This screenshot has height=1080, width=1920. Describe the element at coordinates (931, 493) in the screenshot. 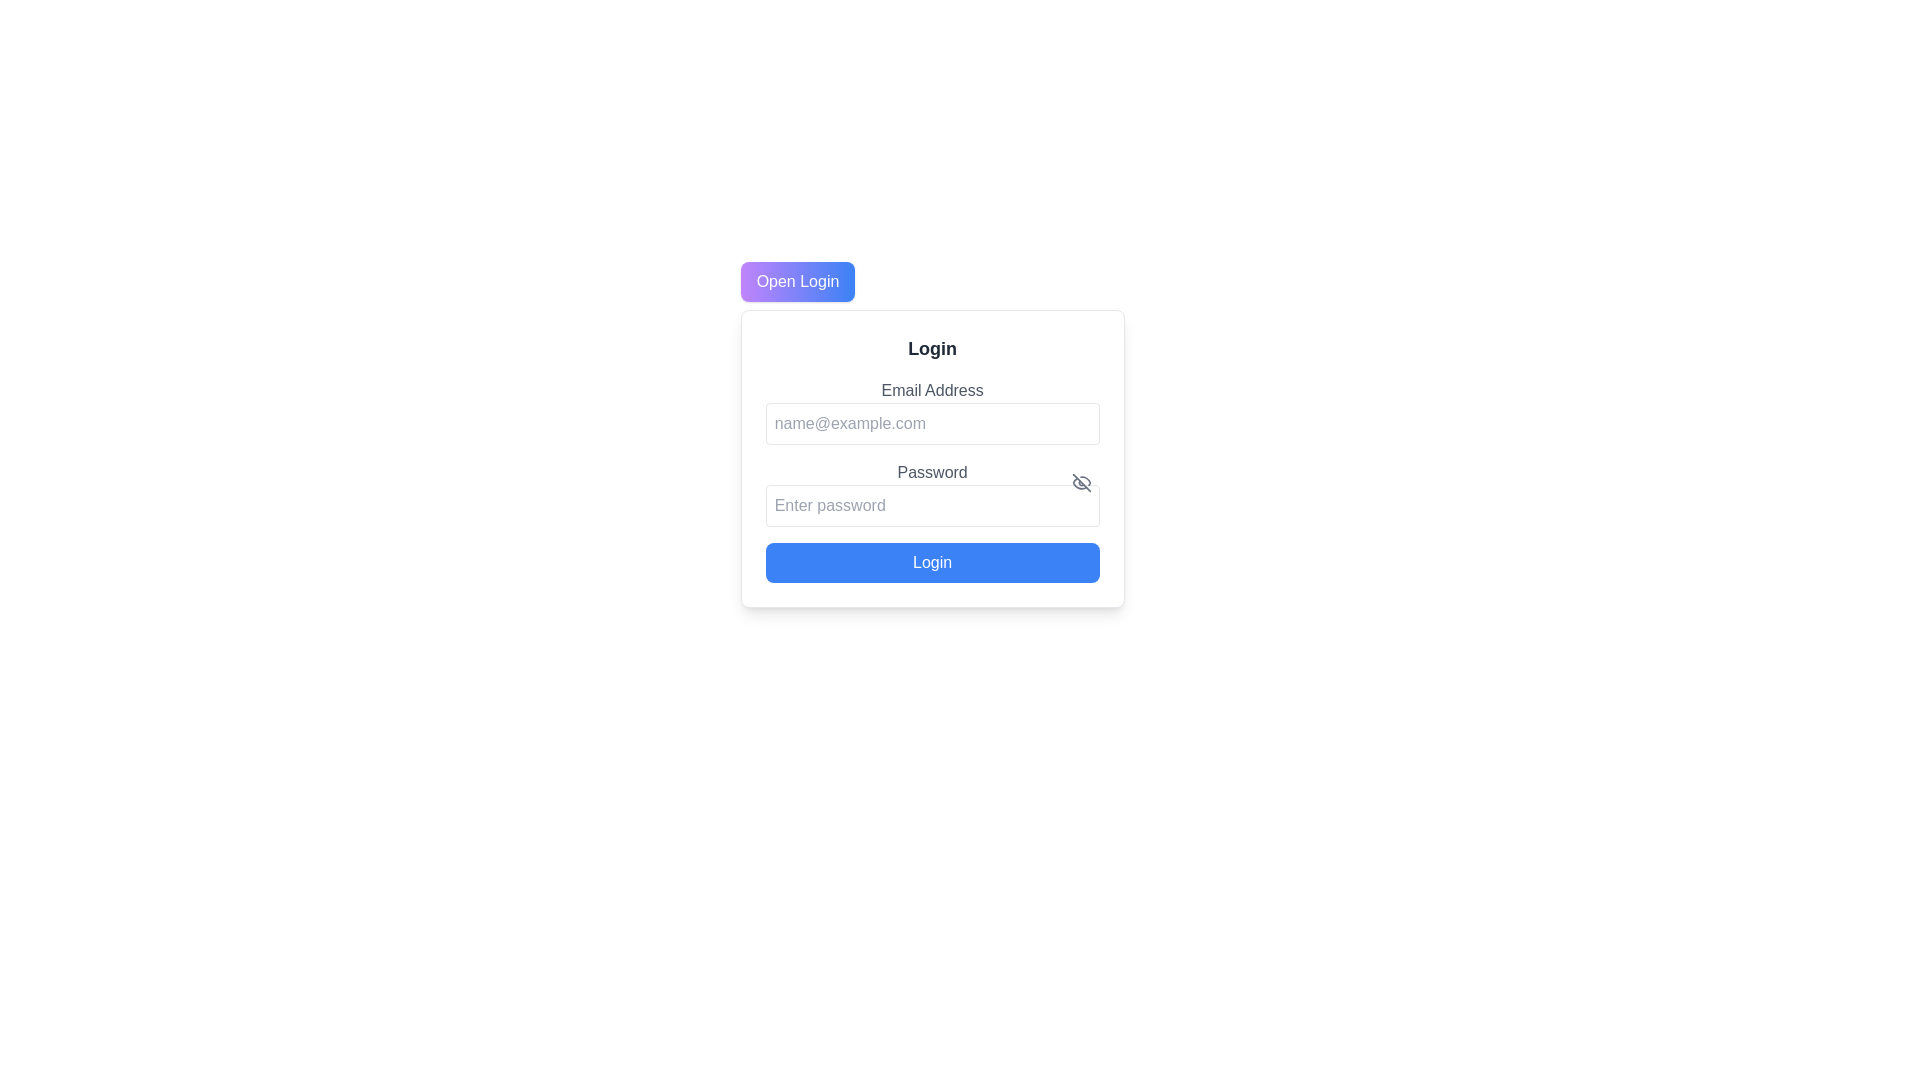

I see `into the password input field located below the 'Email Address' field and above the 'Login' button to input a password` at that location.